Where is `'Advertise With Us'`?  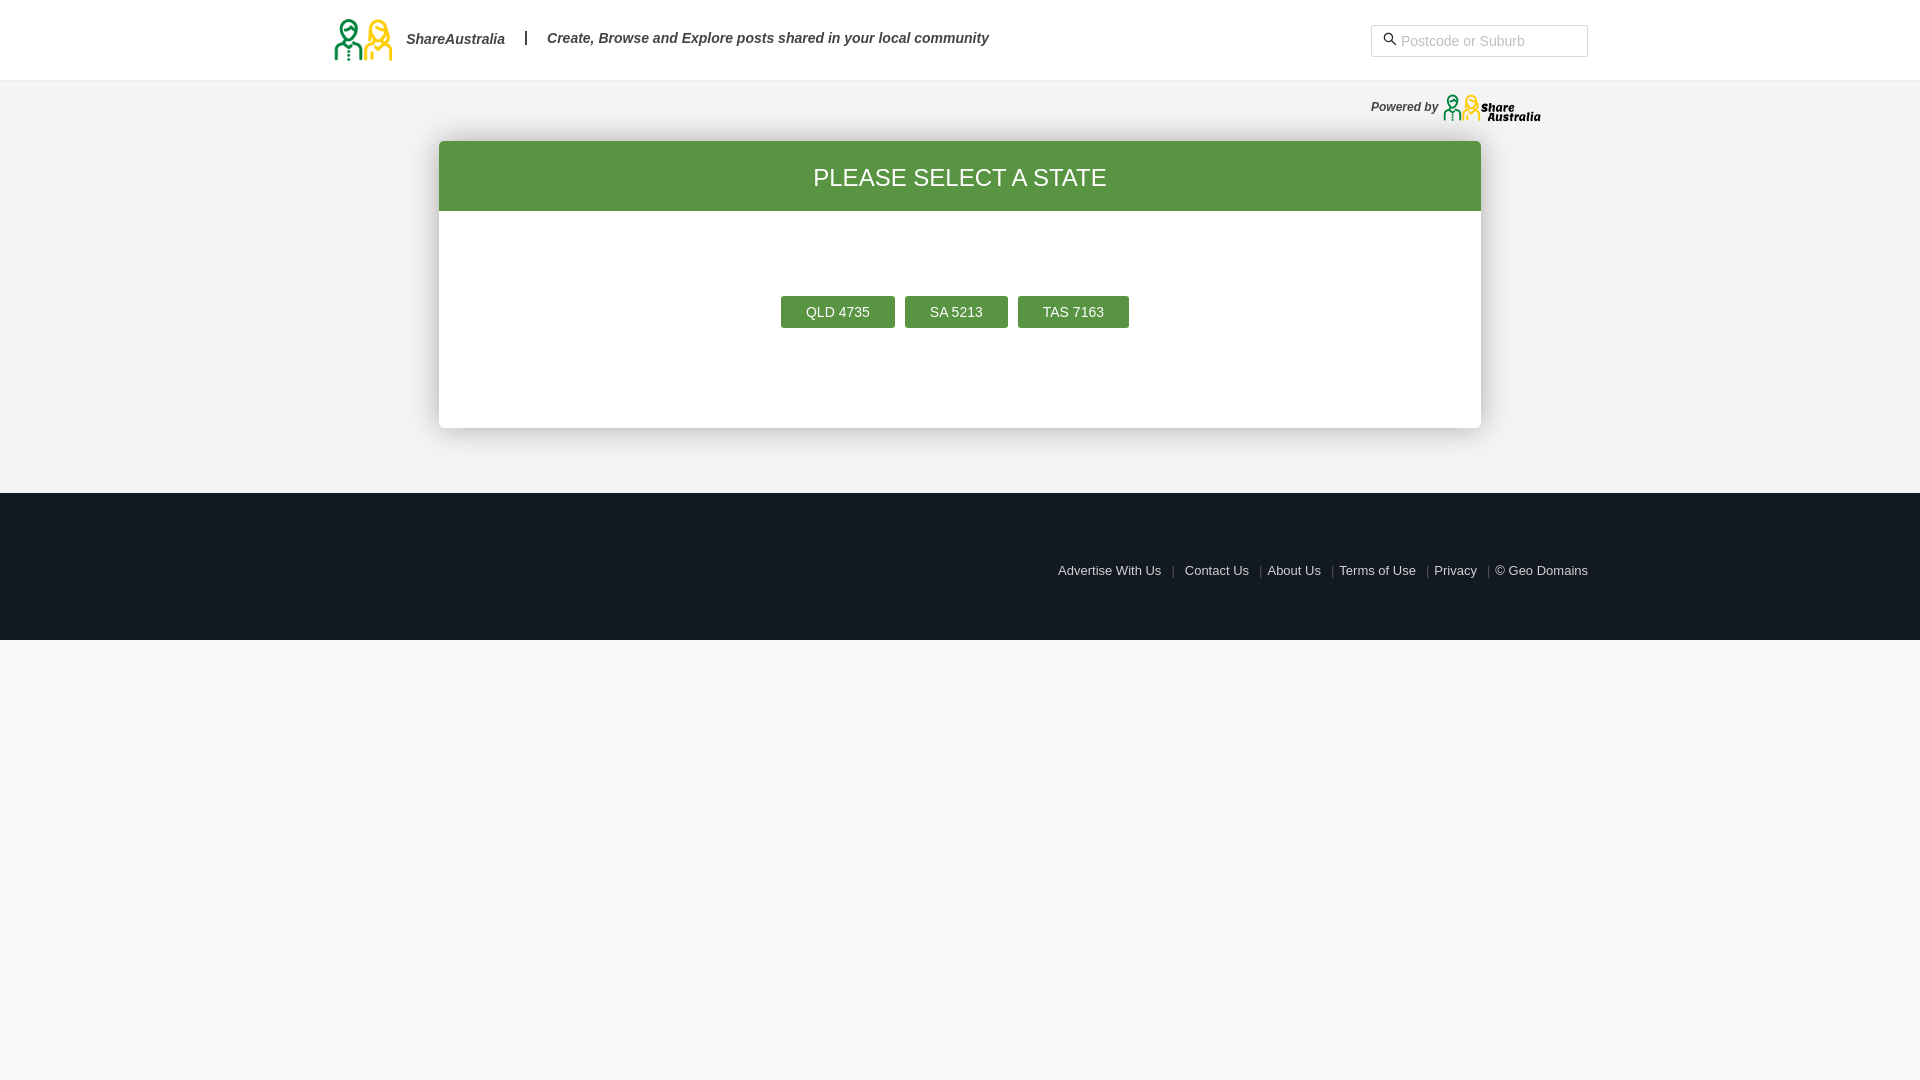
'Advertise With Us' is located at coordinates (1108, 570).